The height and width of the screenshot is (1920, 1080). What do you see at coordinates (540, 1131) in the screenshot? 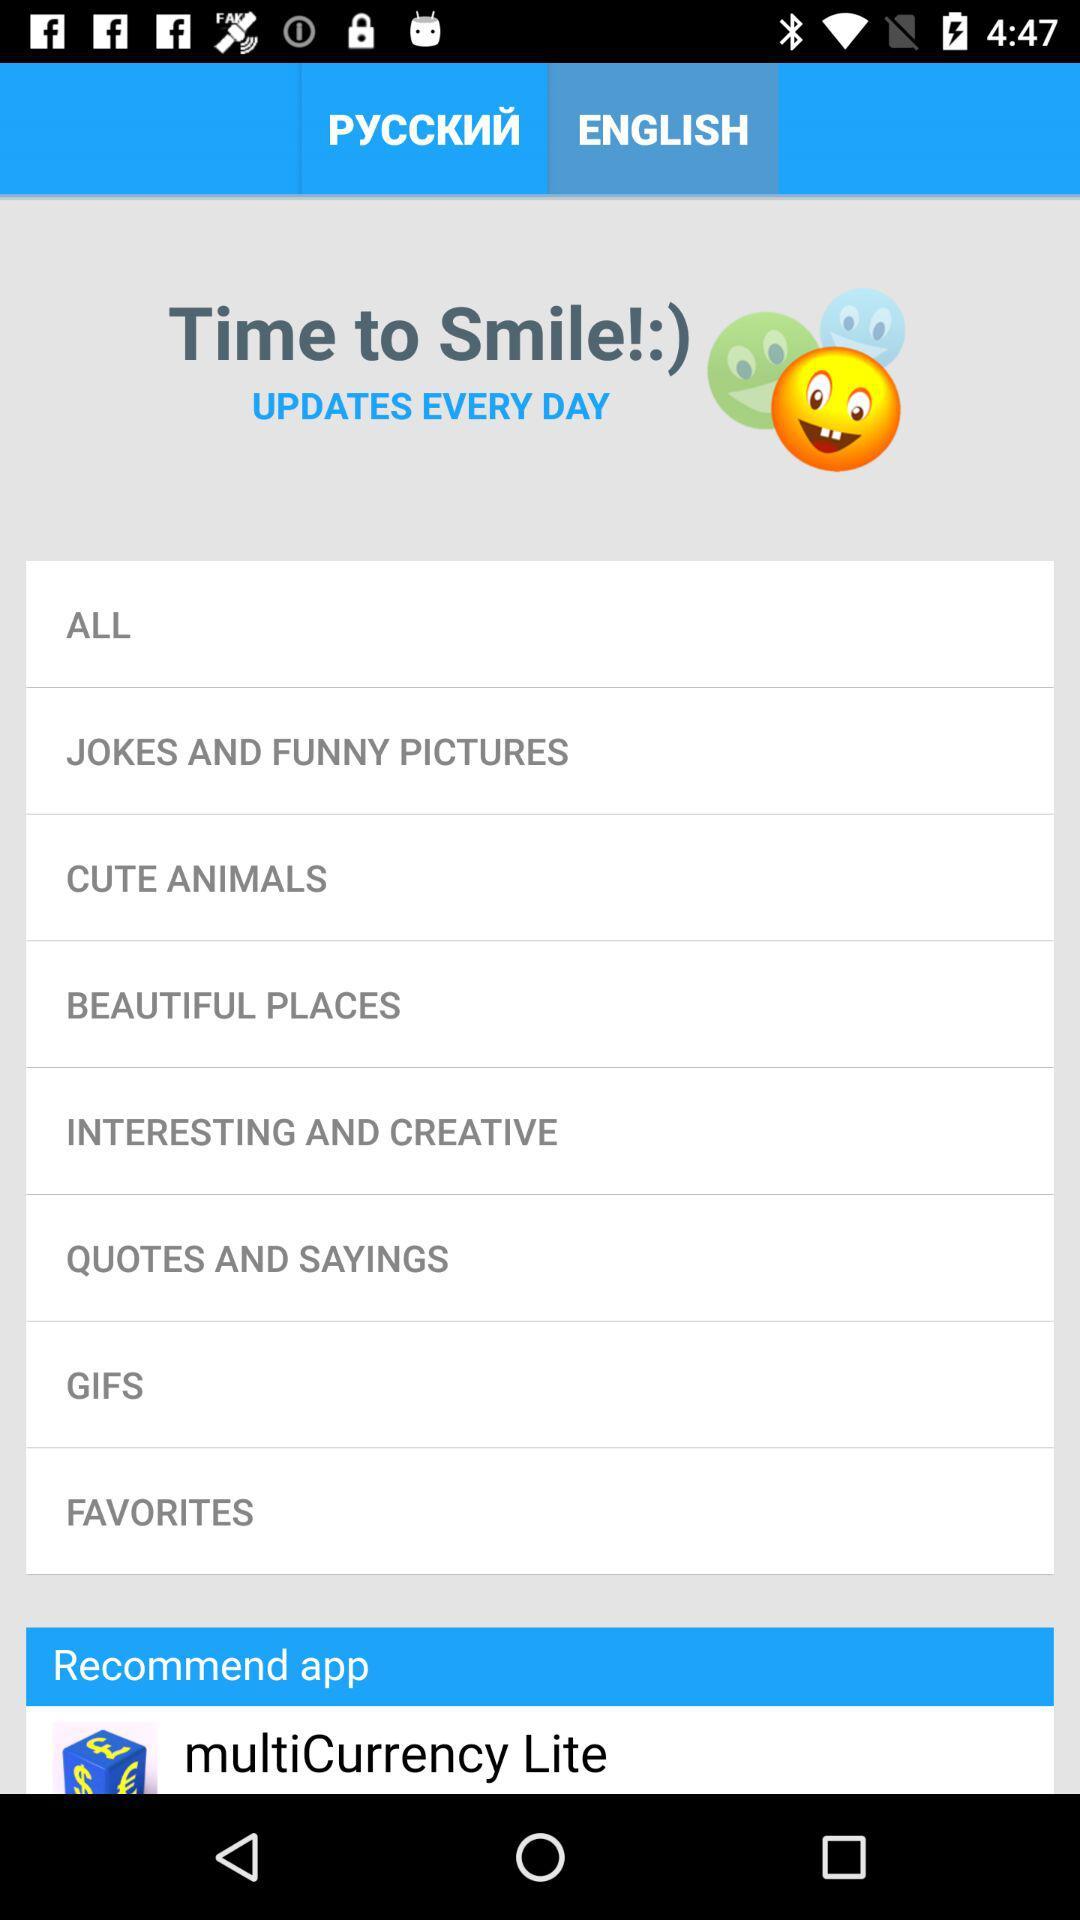
I see `interesting and creative icon` at bounding box center [540, 1131].